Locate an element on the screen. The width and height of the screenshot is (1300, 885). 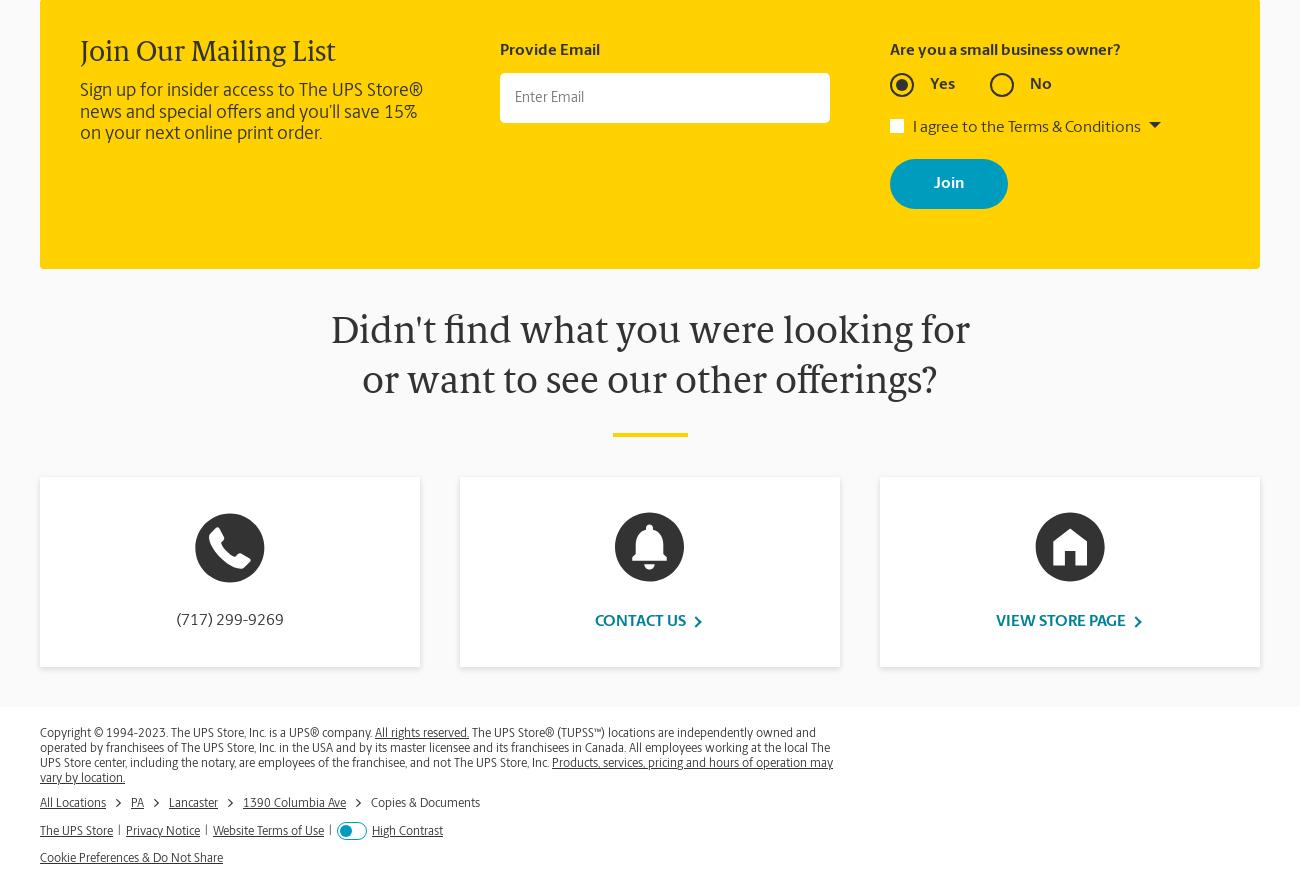
'Copyright © 1994-' is located at coordinates (89, 734).